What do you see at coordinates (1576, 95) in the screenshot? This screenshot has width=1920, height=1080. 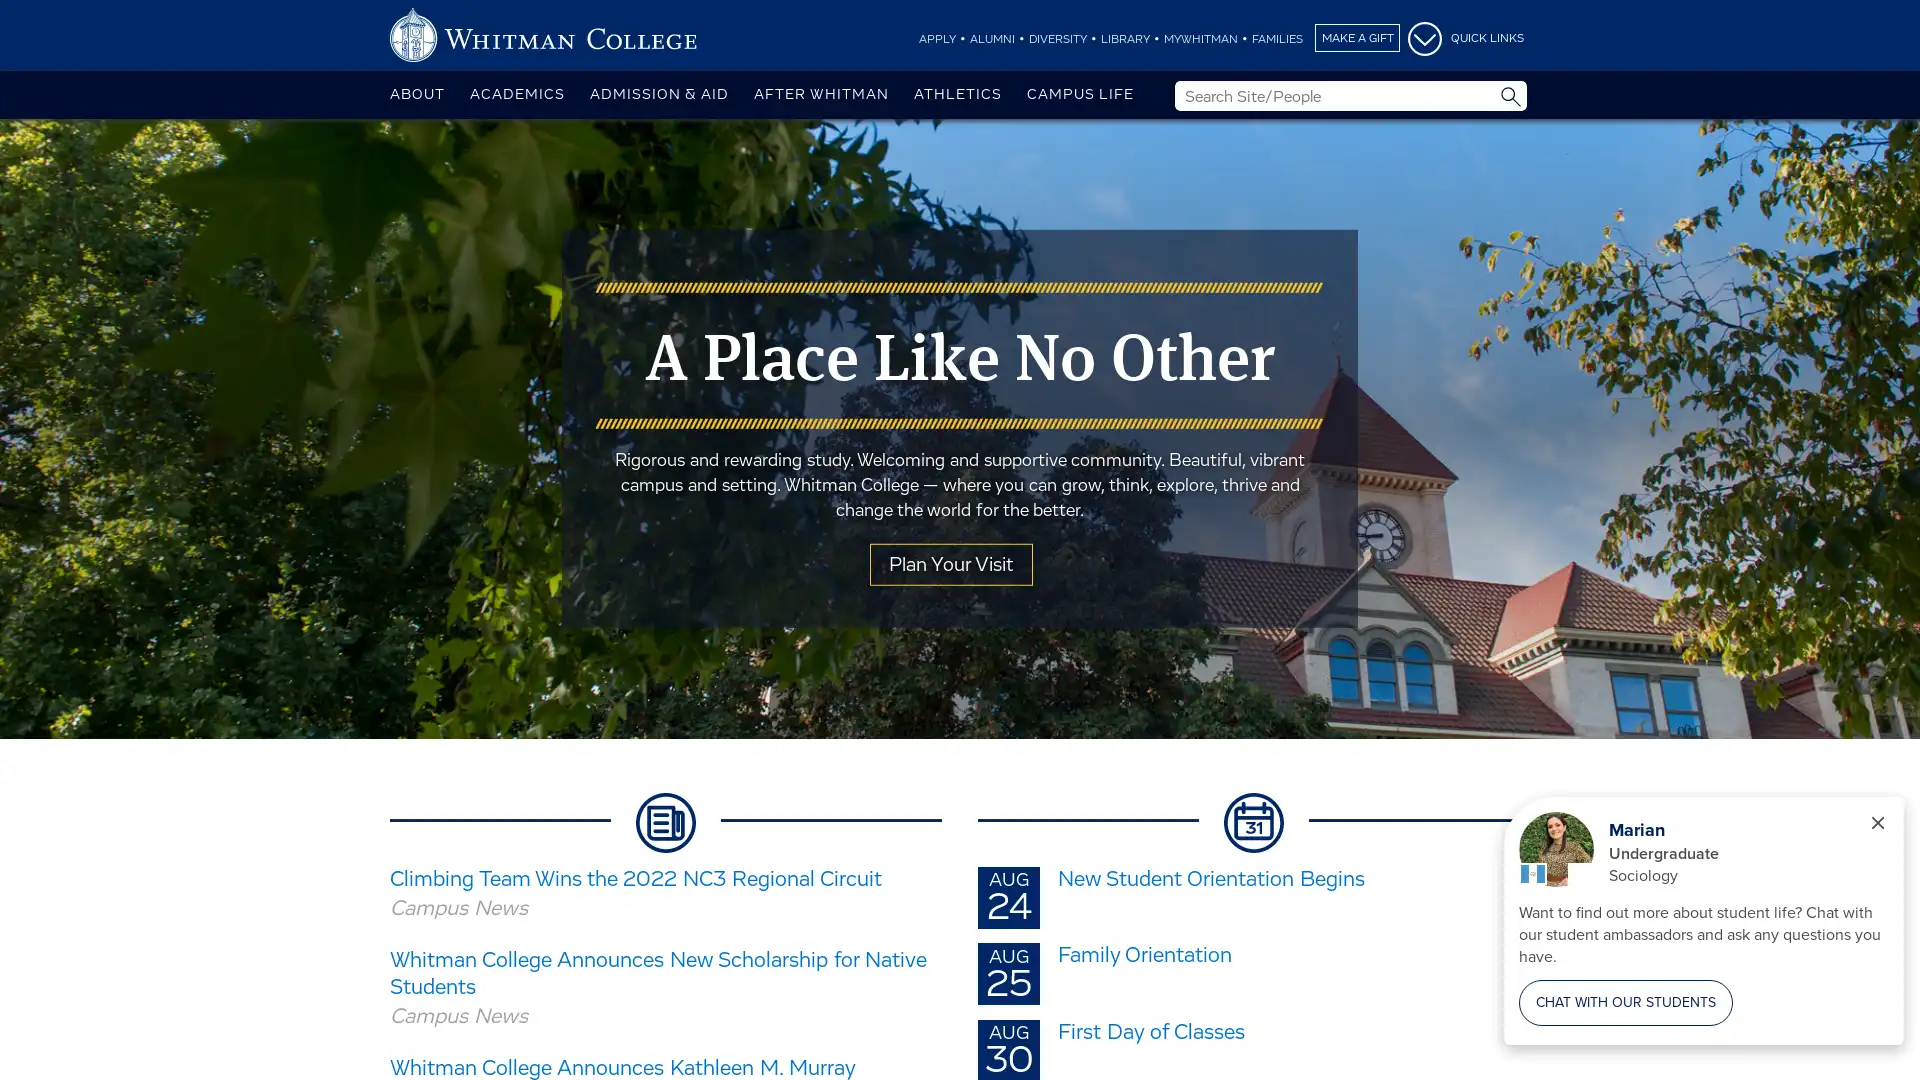 I see `People` at bounding box center [1576, 95].